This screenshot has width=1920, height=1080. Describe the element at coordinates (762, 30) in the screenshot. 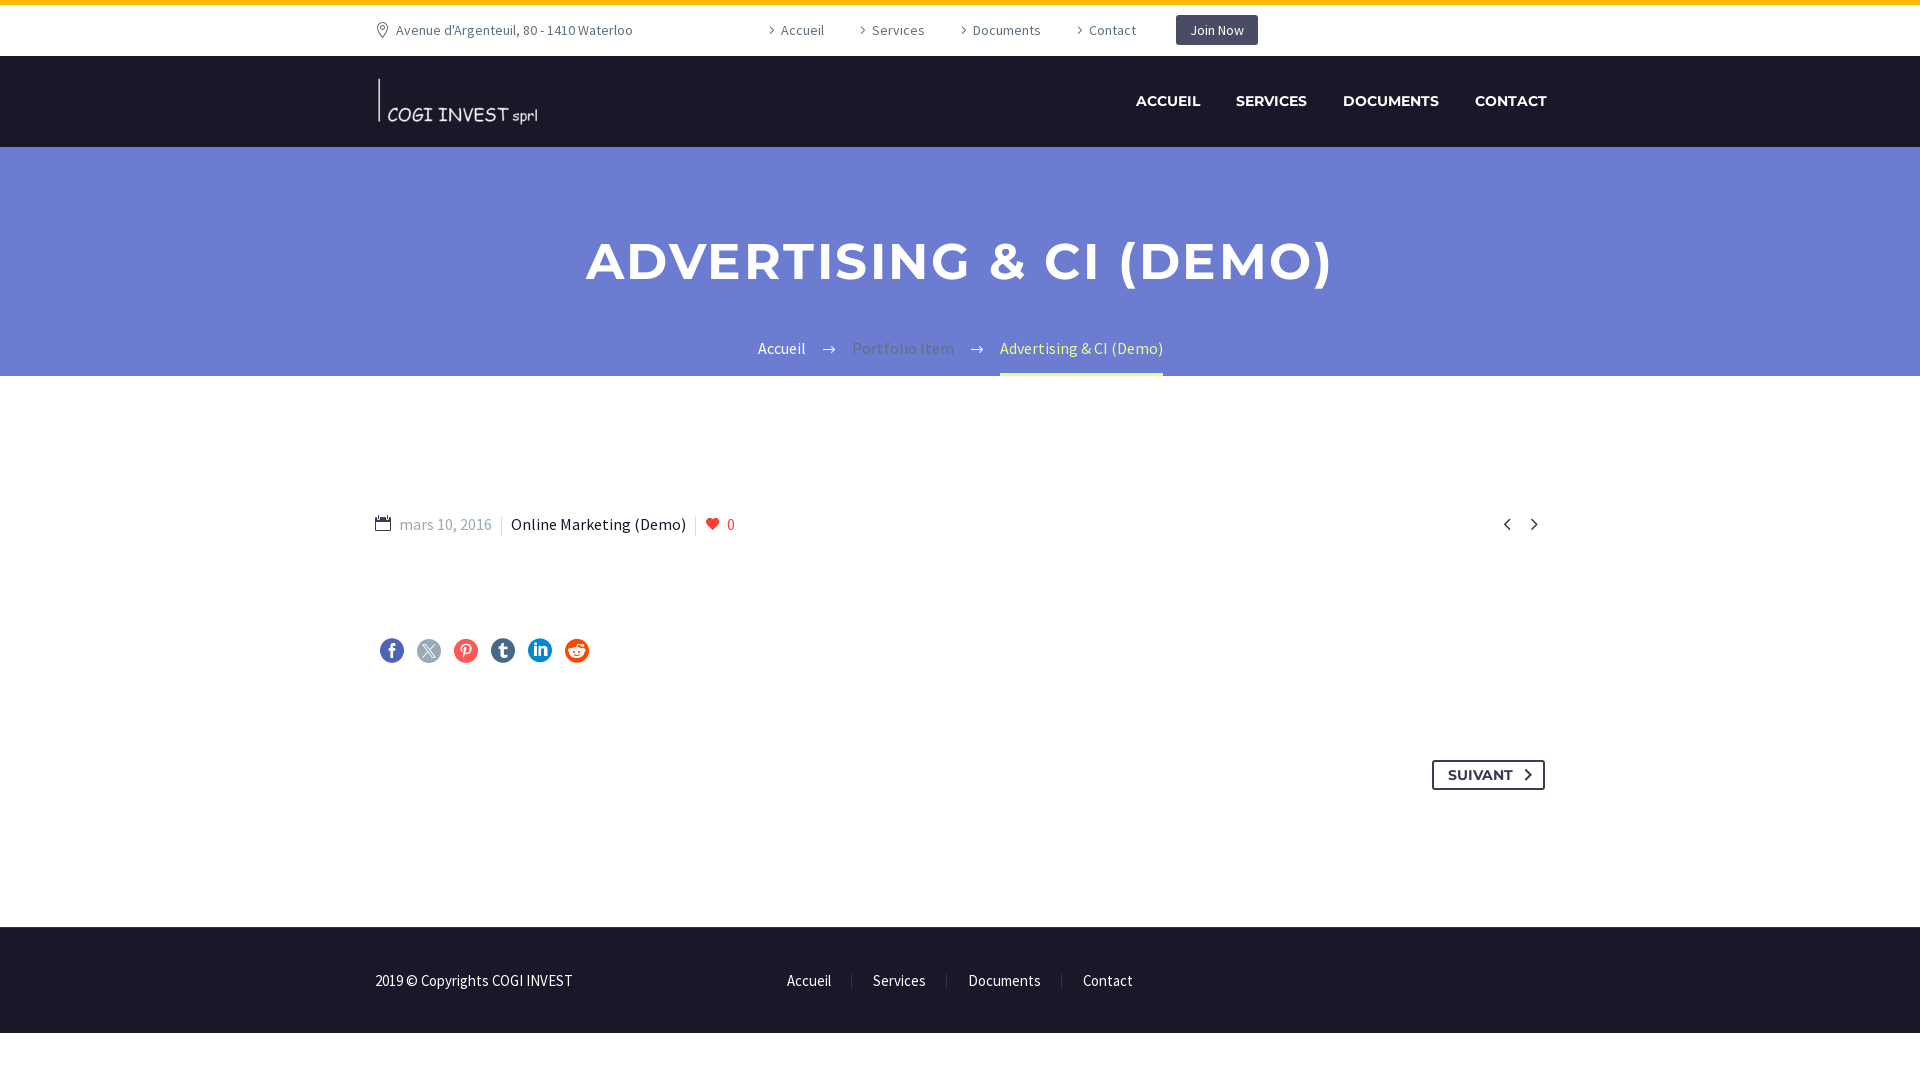

I see `'Accueil'` at that location.